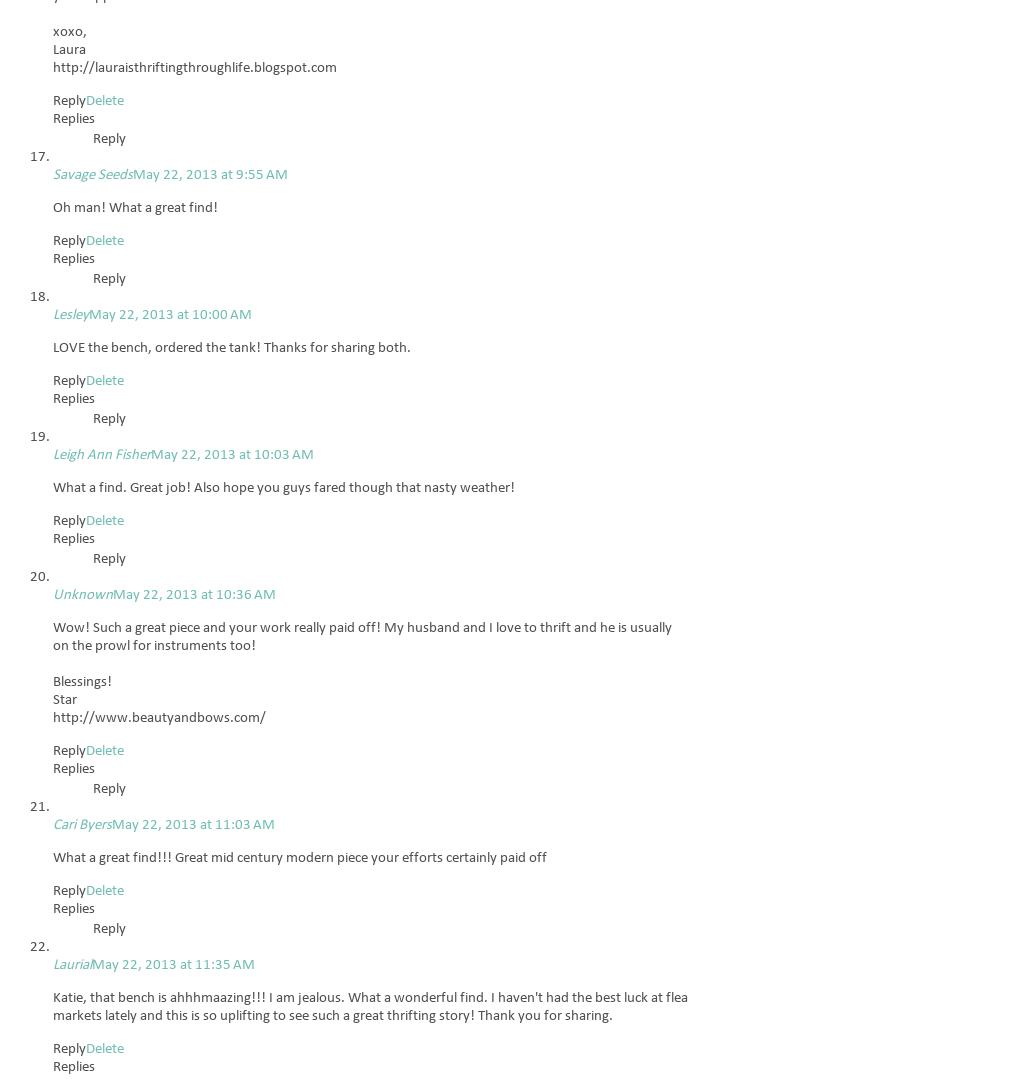  Describe the element at coordinates (81, 824) in the screenshot. I see `'Cari Byers'` at that location.